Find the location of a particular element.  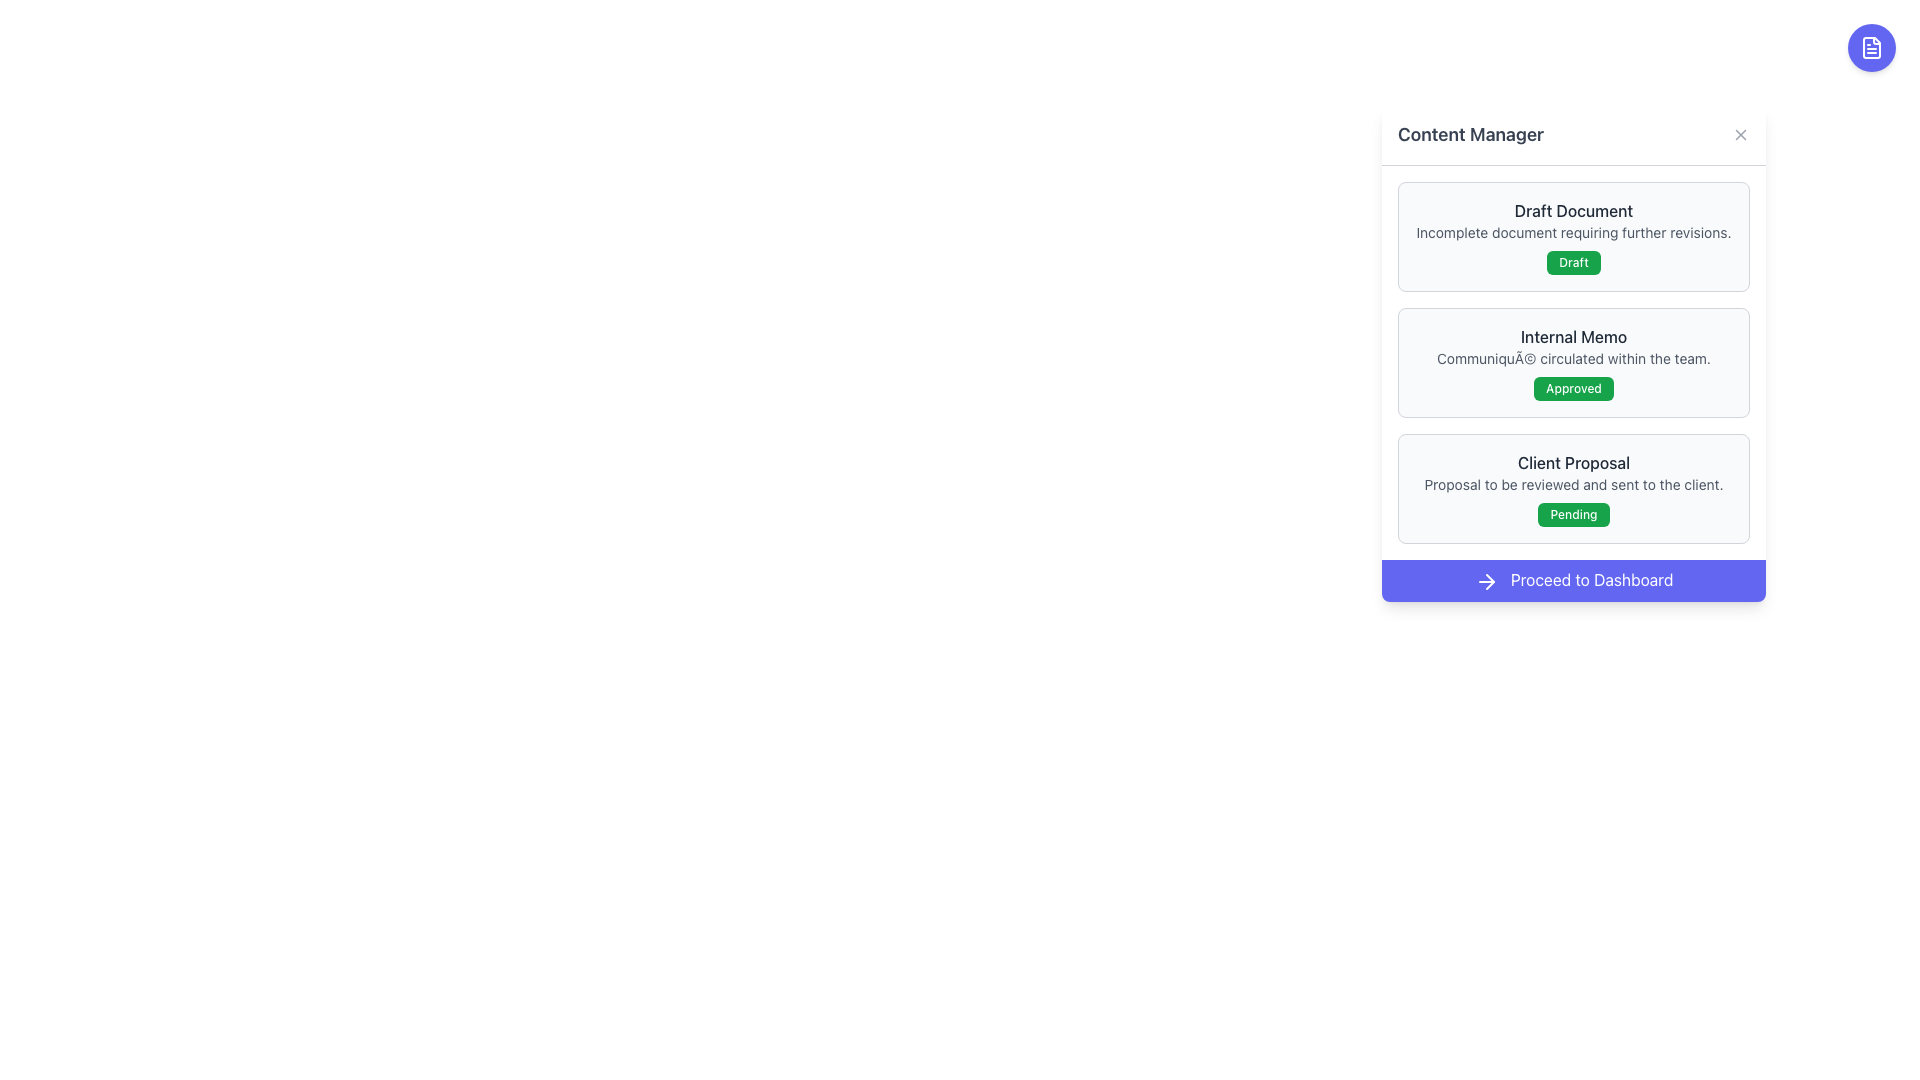

the small rectangular button-like component with a green background and bold white text 'Pending' located in the 'Client Proposal' section of the 'Content Manager' panel is located at coordinates (1573, 514).